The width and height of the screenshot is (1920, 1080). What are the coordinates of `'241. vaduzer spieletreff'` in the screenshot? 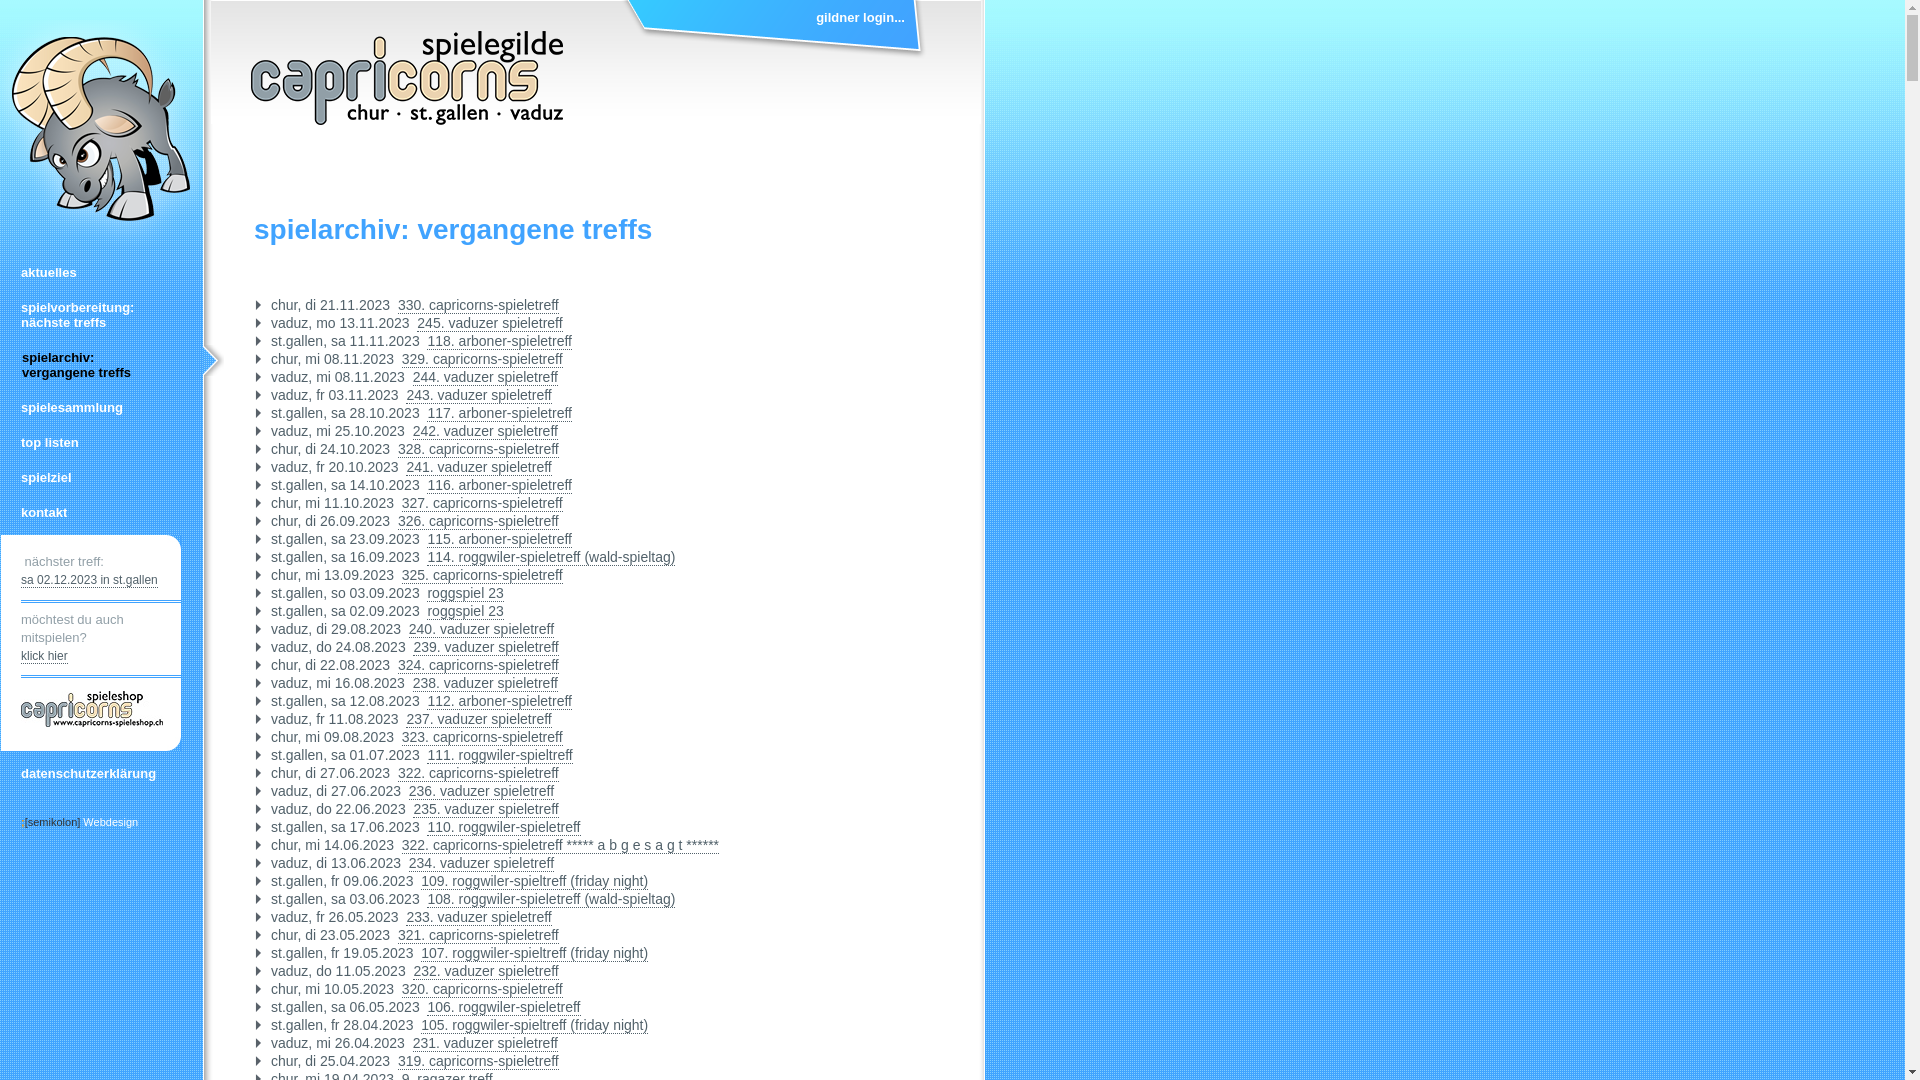 It's located at (405, 467).